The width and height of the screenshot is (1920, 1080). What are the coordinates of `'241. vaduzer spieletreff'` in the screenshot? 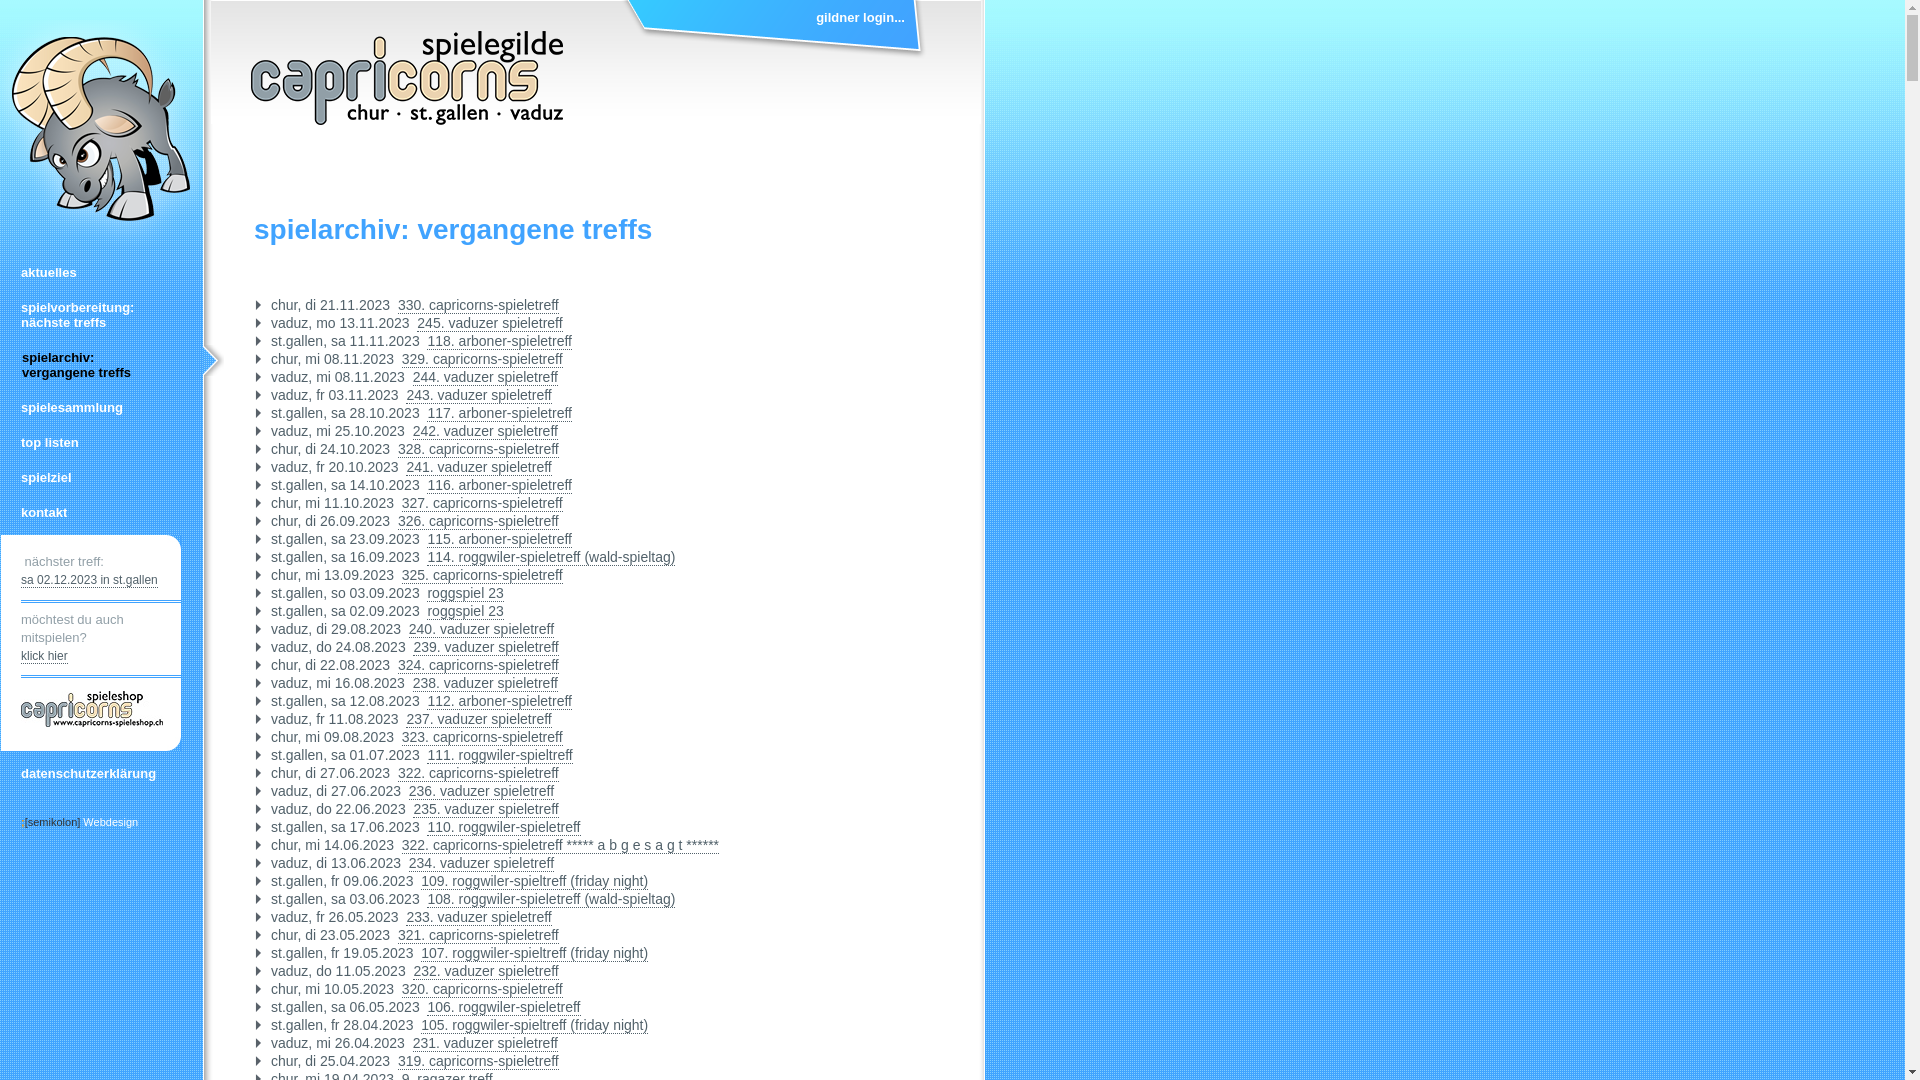 It's located at (405, 467).